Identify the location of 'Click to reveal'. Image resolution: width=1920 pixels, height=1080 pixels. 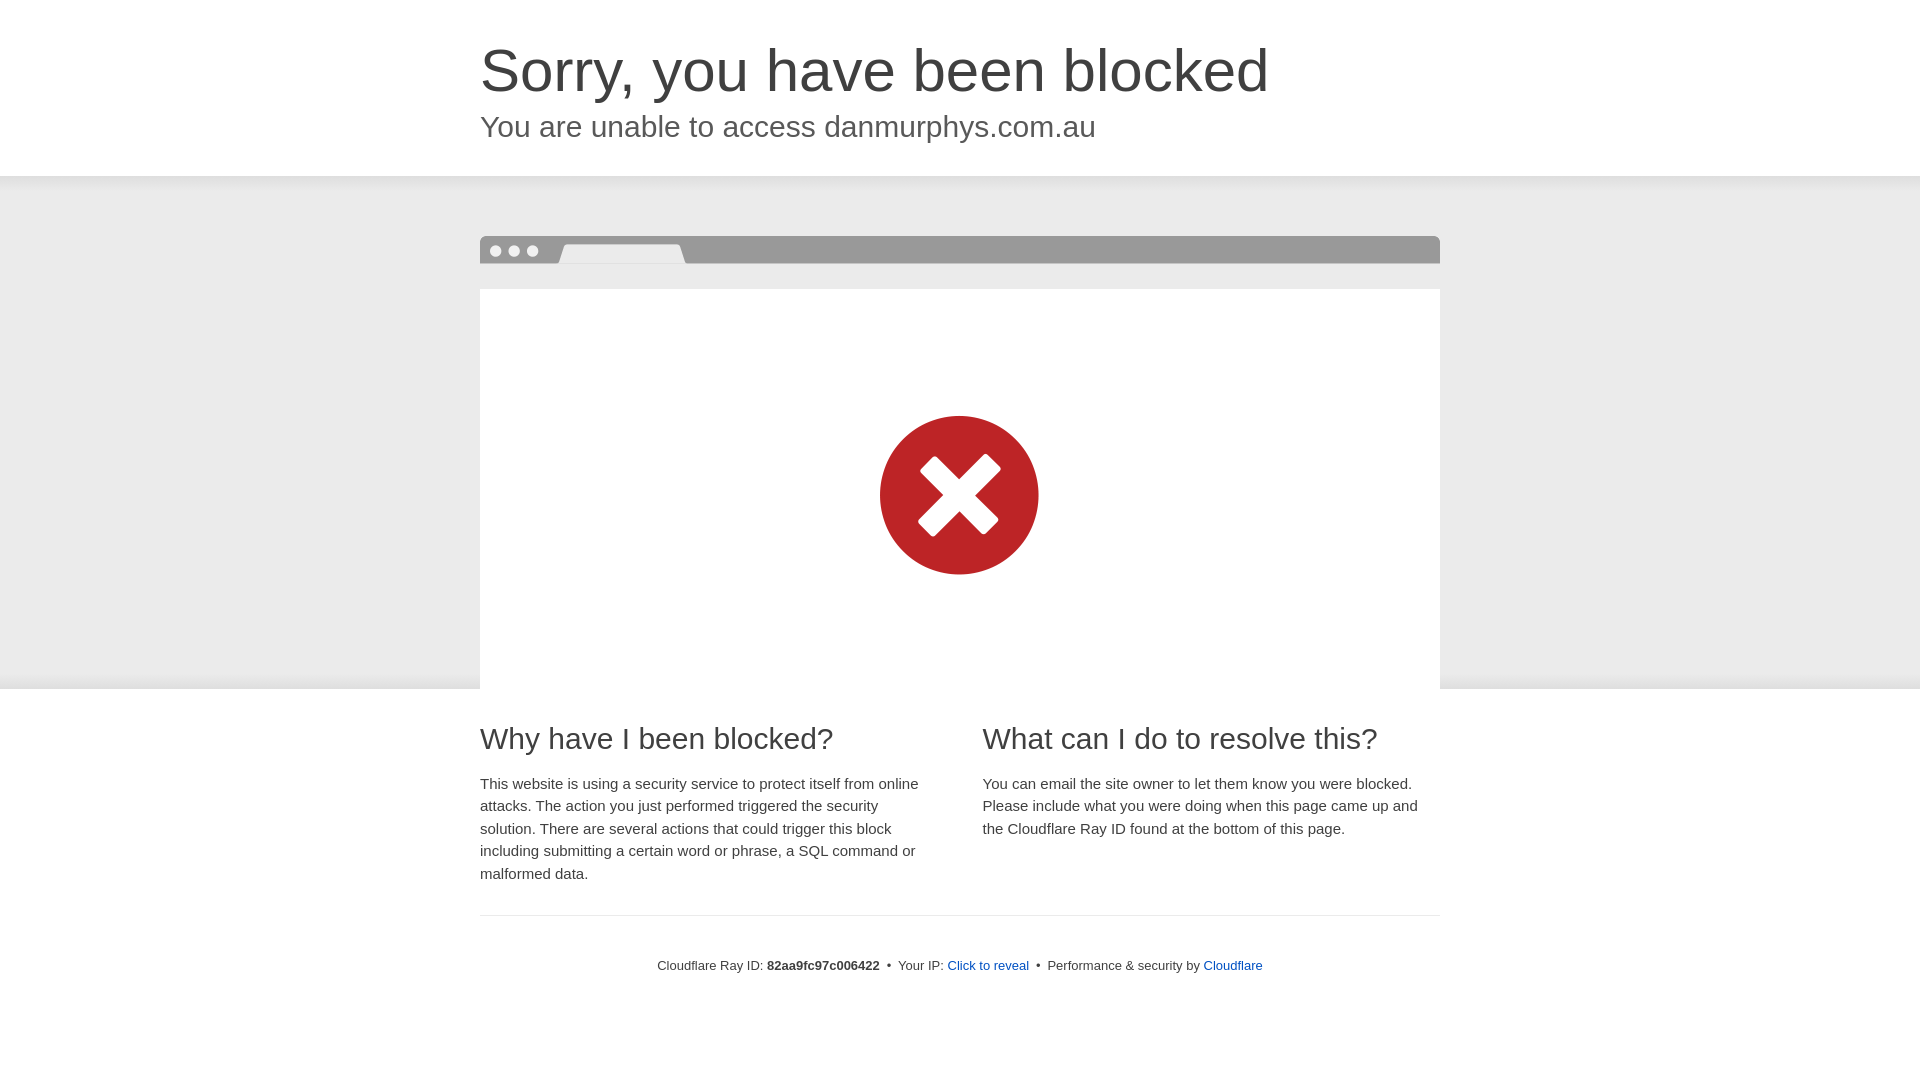
(988, 964).